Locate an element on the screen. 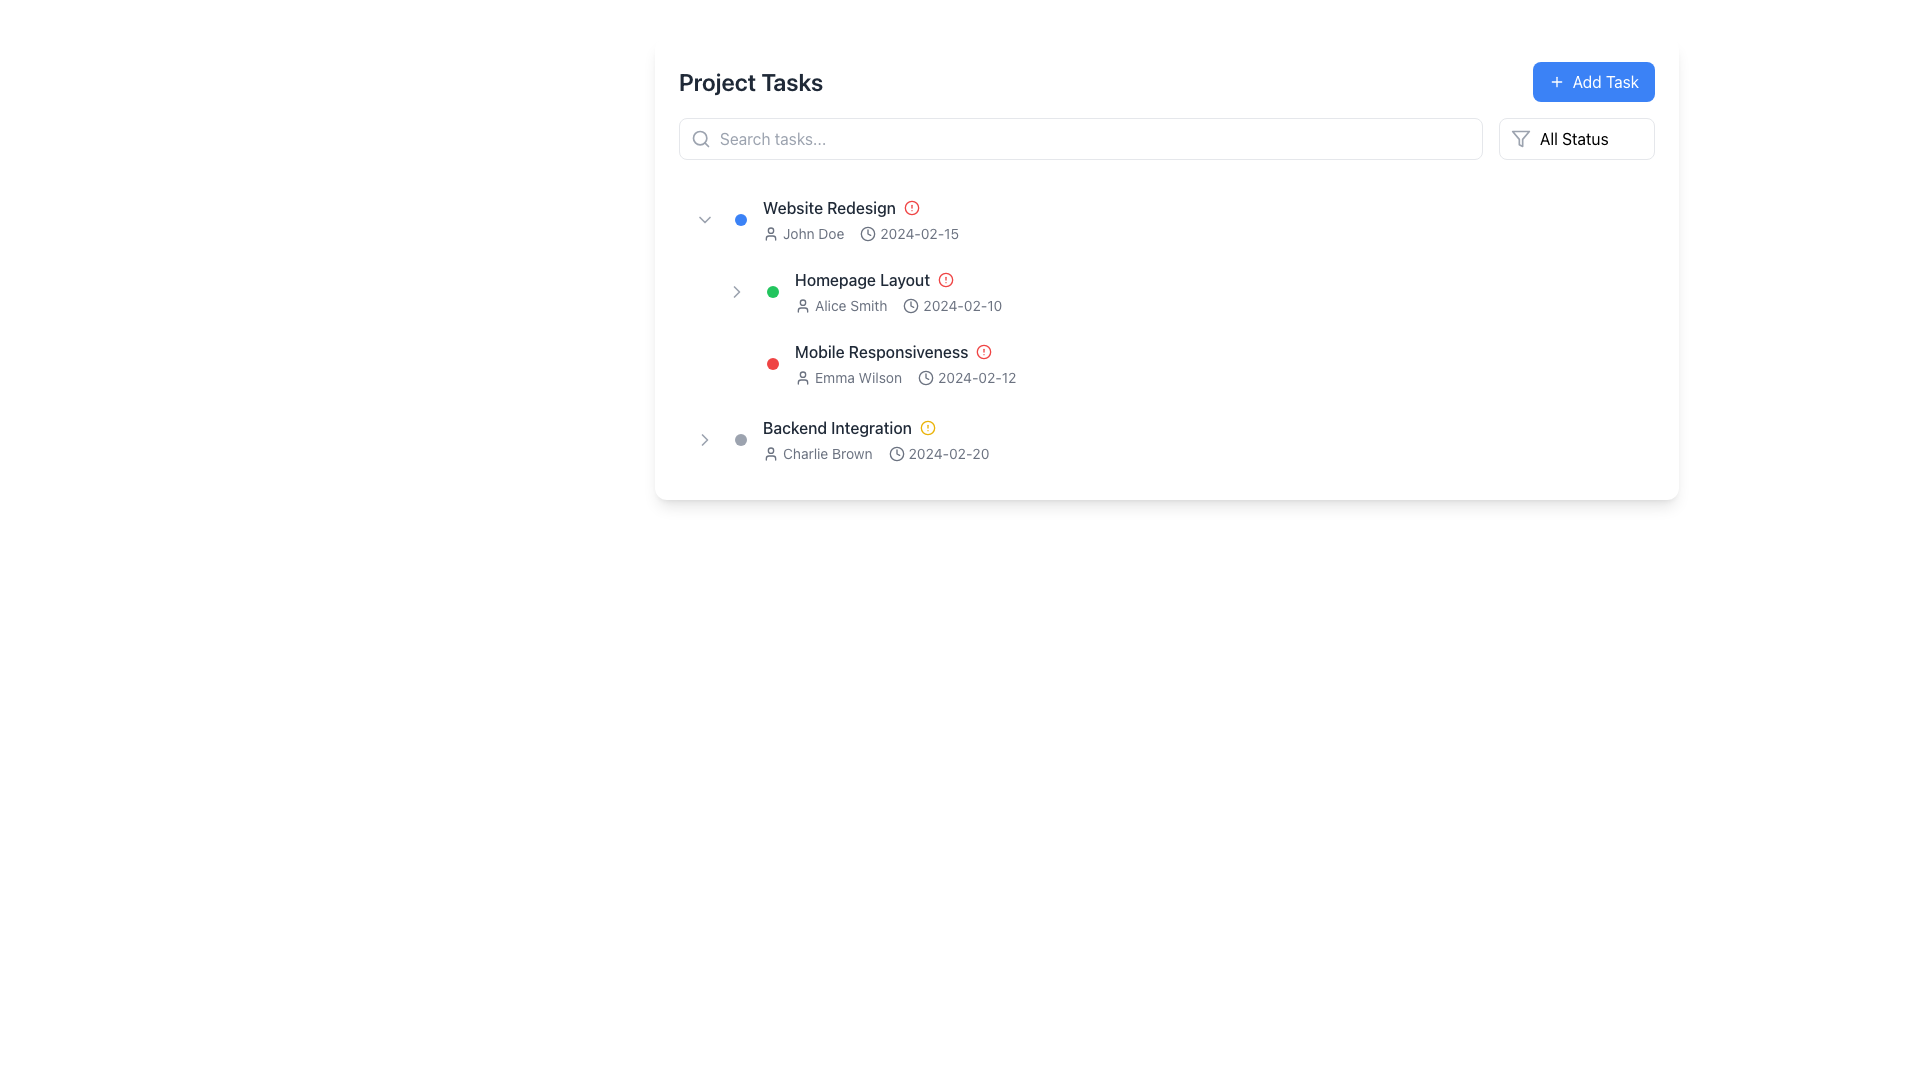  the details of the clock icon representing time, which is positioned immediately before the date '2024-02-15' in the task 'Website Redesign' is located at coordinates (868, 233).